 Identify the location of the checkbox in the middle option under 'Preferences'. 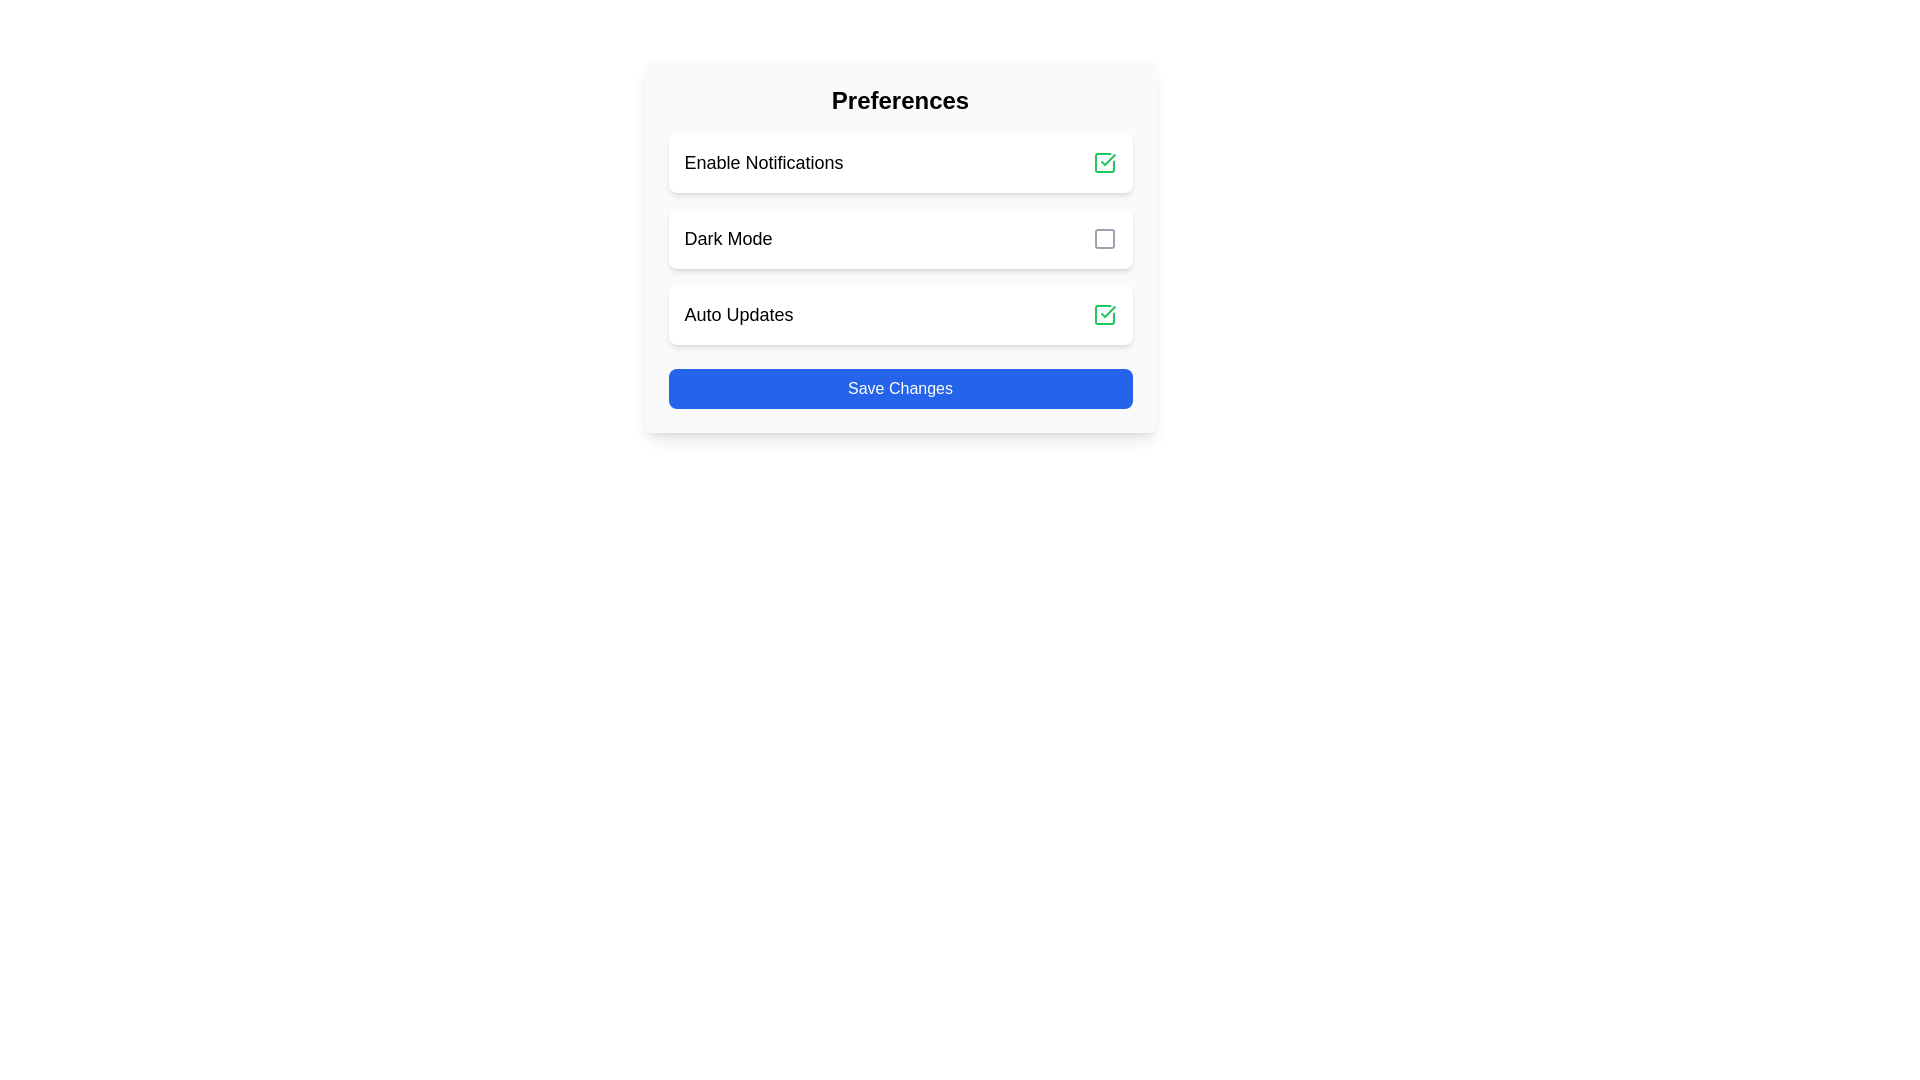
(899, 238).